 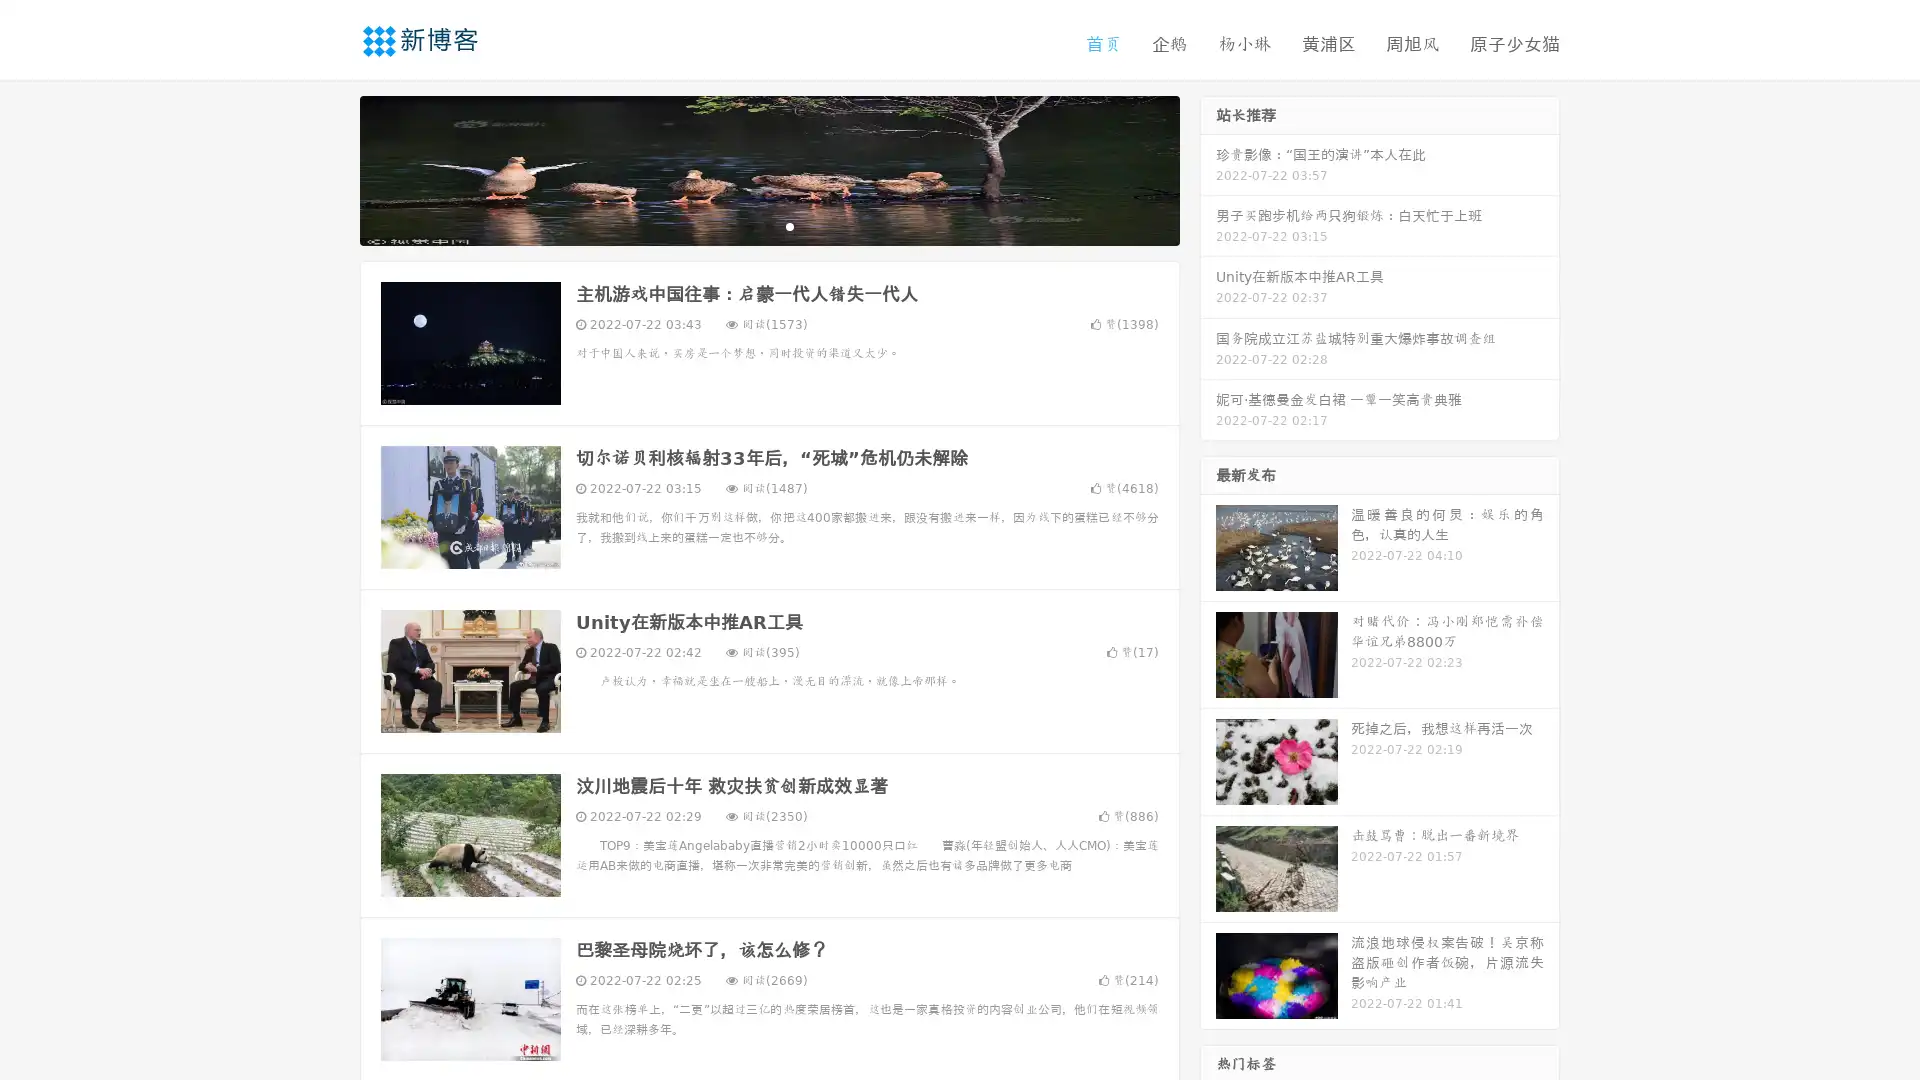 What do you see at coordinates (330, 168) in the screenshot?
I see `Previous slide` at bounding box center [330, 168].